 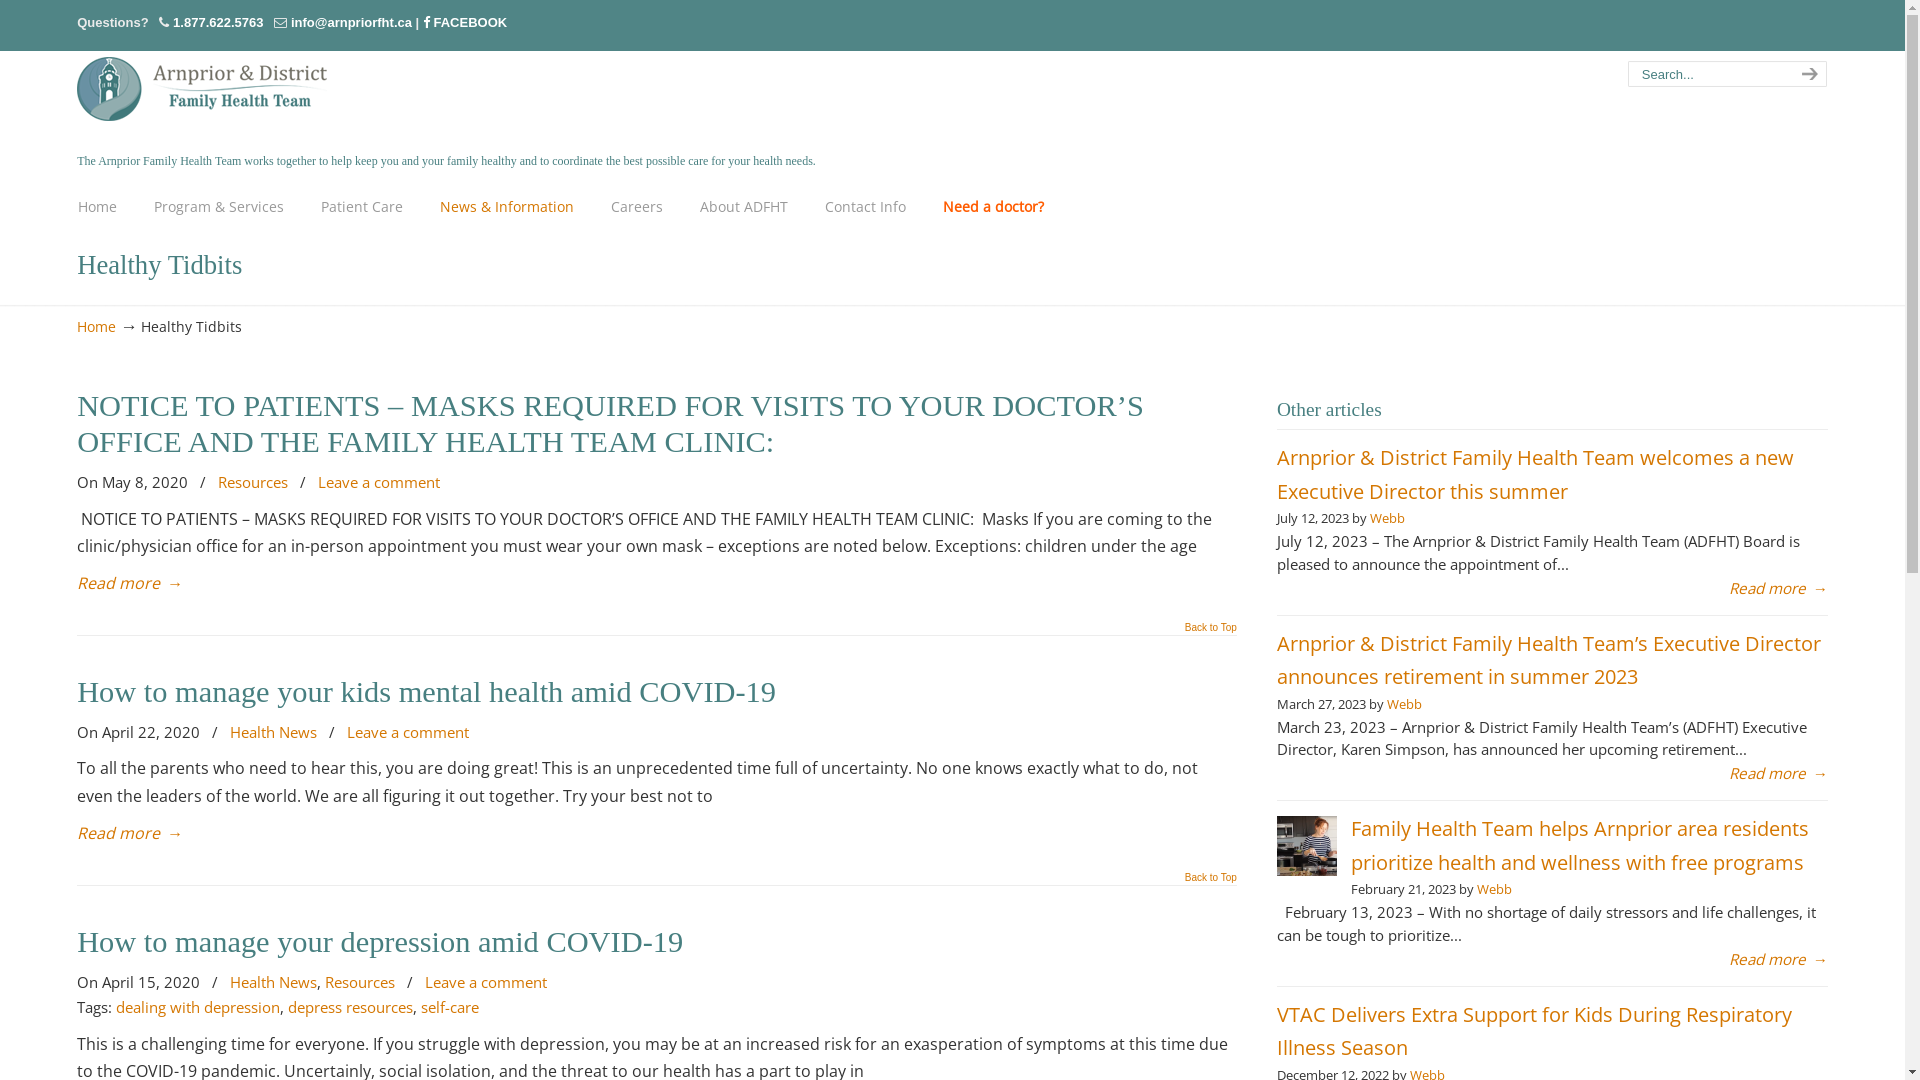 What do you see at coordinates (419, 207) in the screenshot?
I see `'News & Information'` at bounding box center [419, 207].